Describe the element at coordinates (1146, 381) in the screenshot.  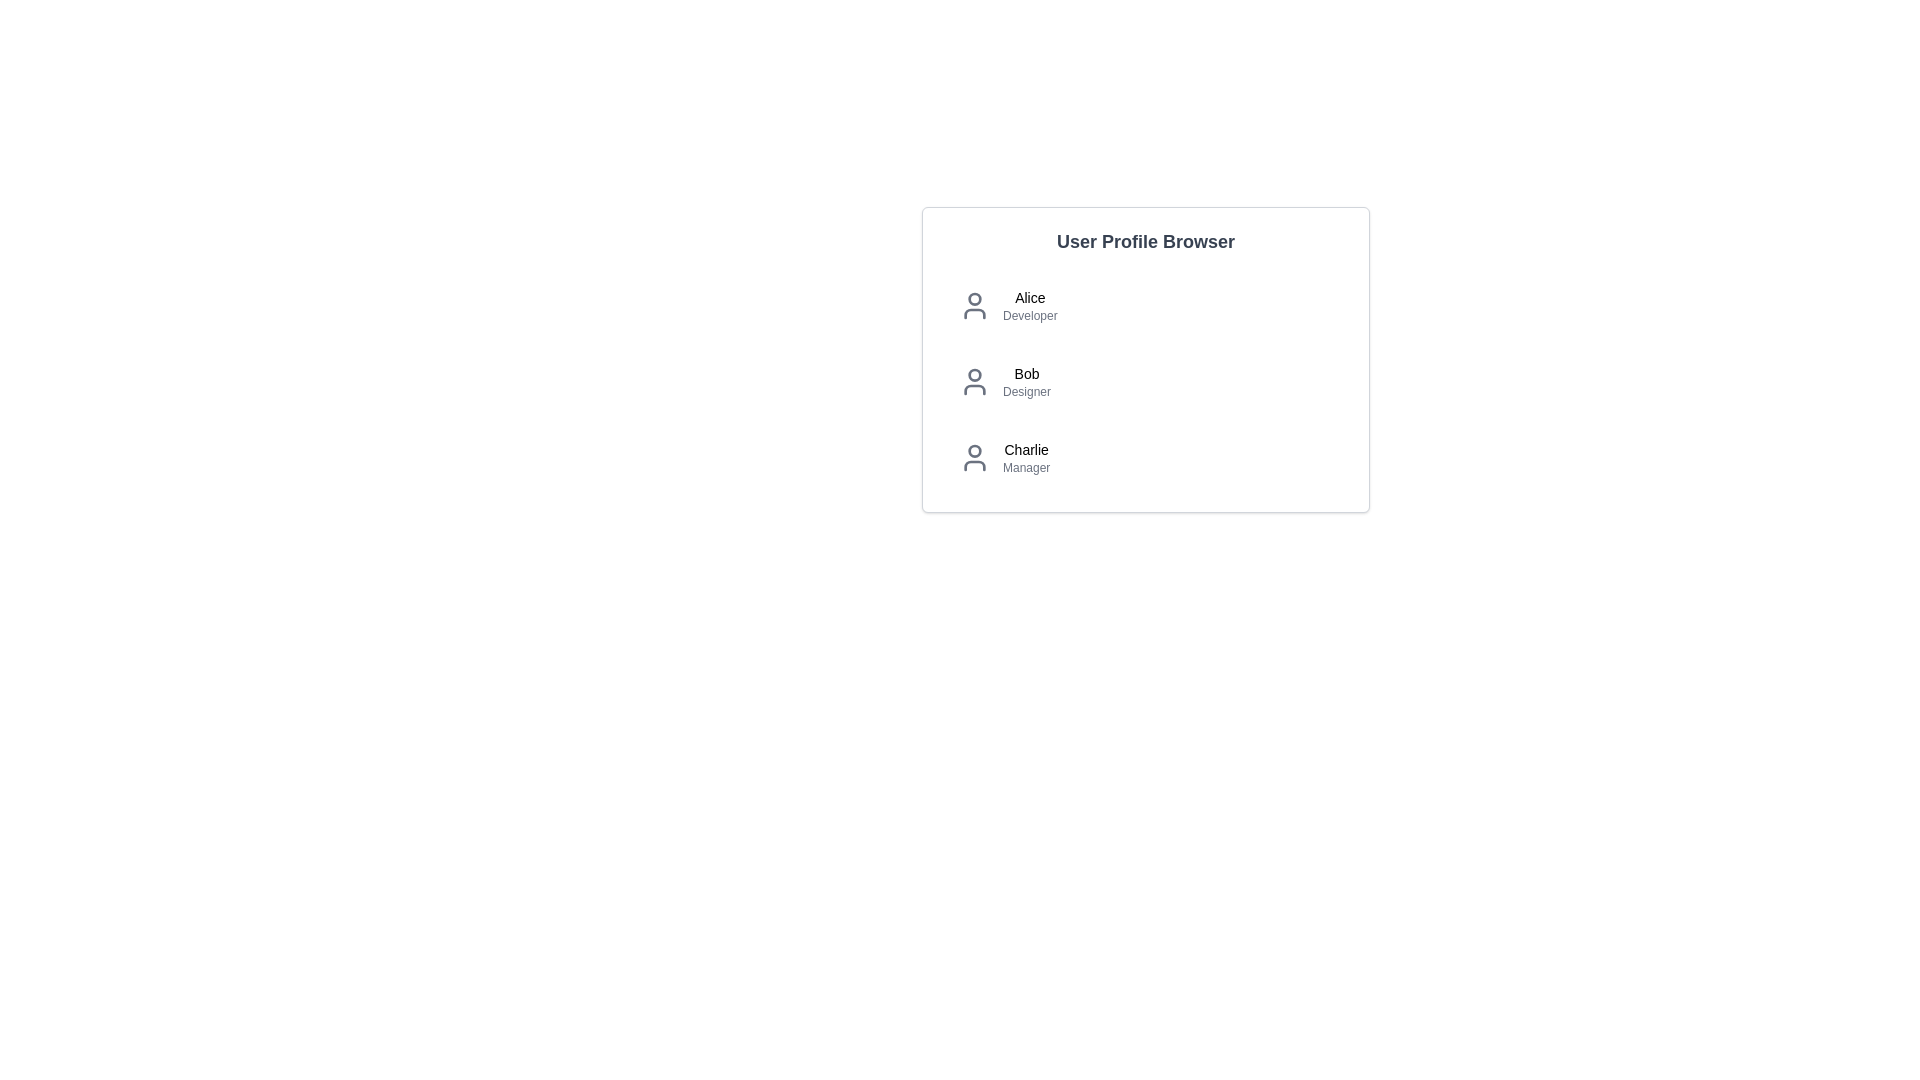
I see `the profile list item representing 'Bob Designer'` at that location.